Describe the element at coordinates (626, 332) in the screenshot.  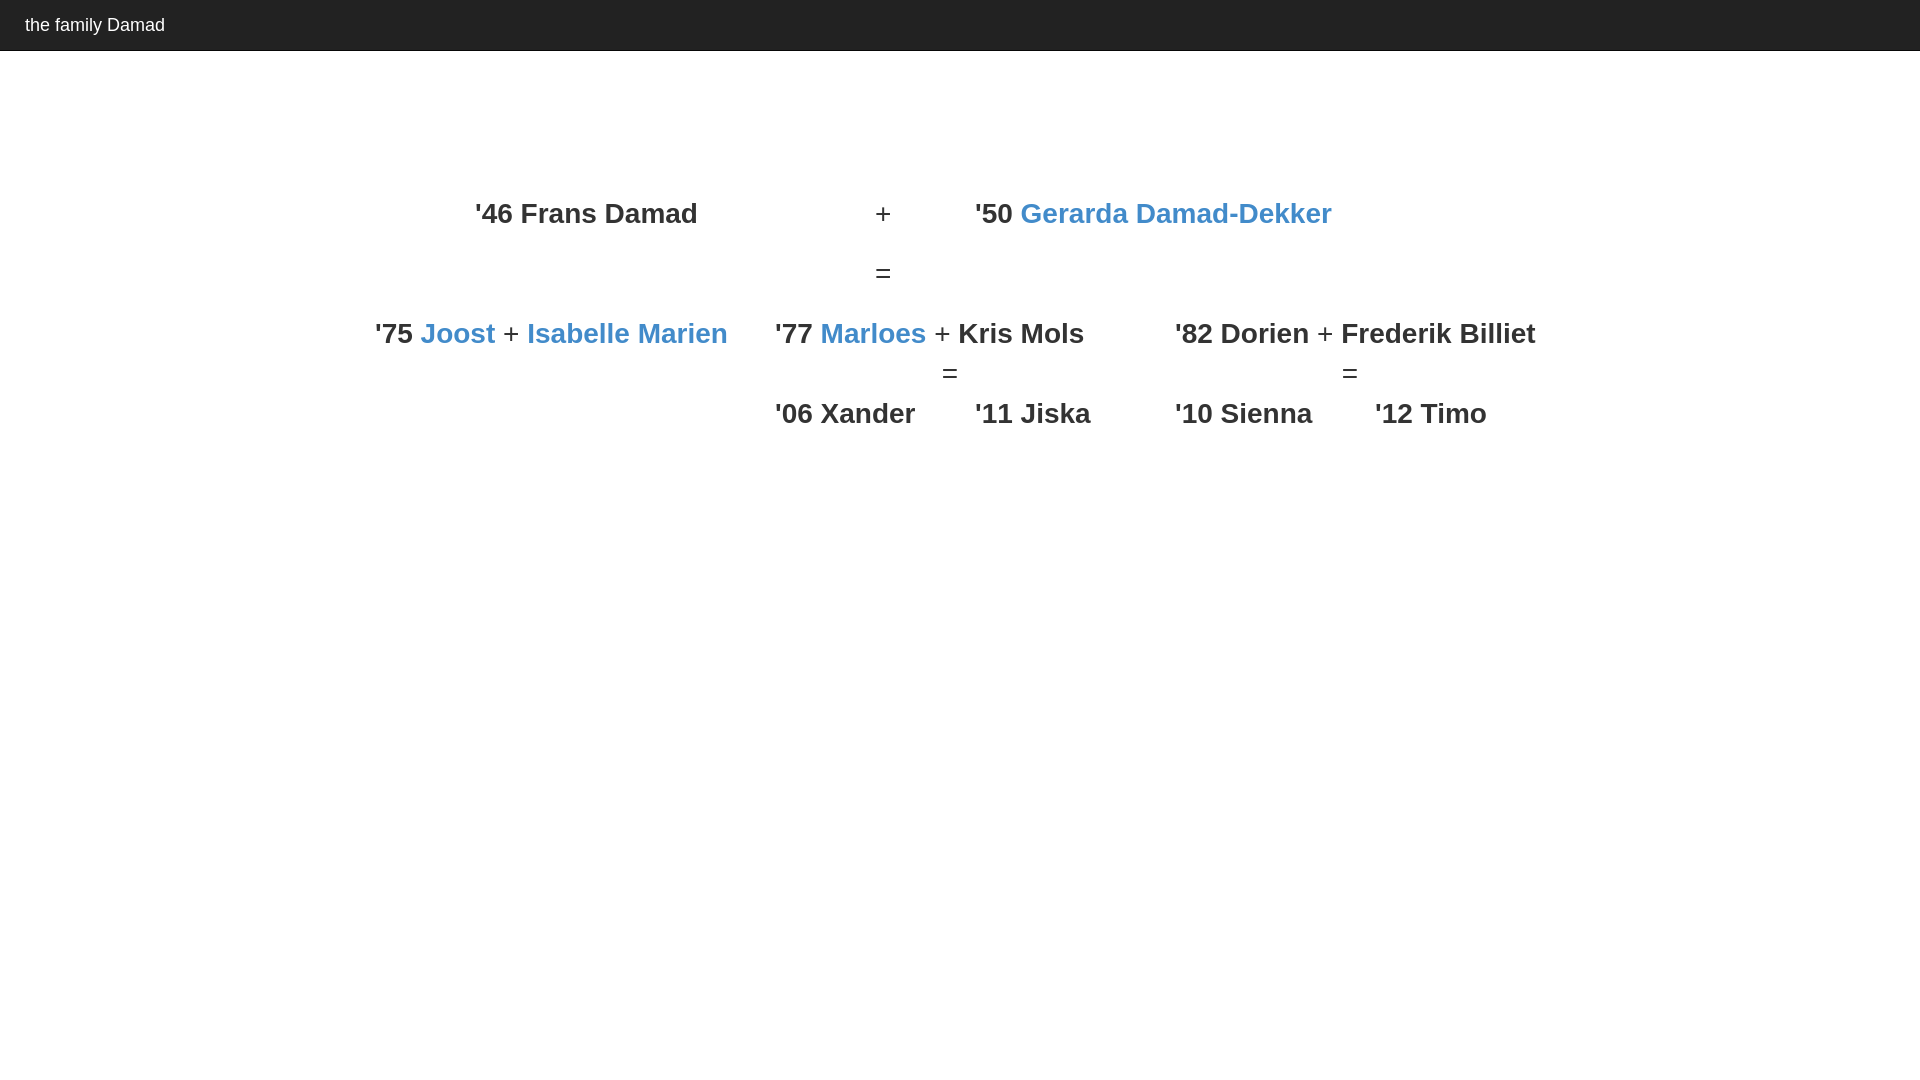
I see `'Isabelle Marien'` at that location.